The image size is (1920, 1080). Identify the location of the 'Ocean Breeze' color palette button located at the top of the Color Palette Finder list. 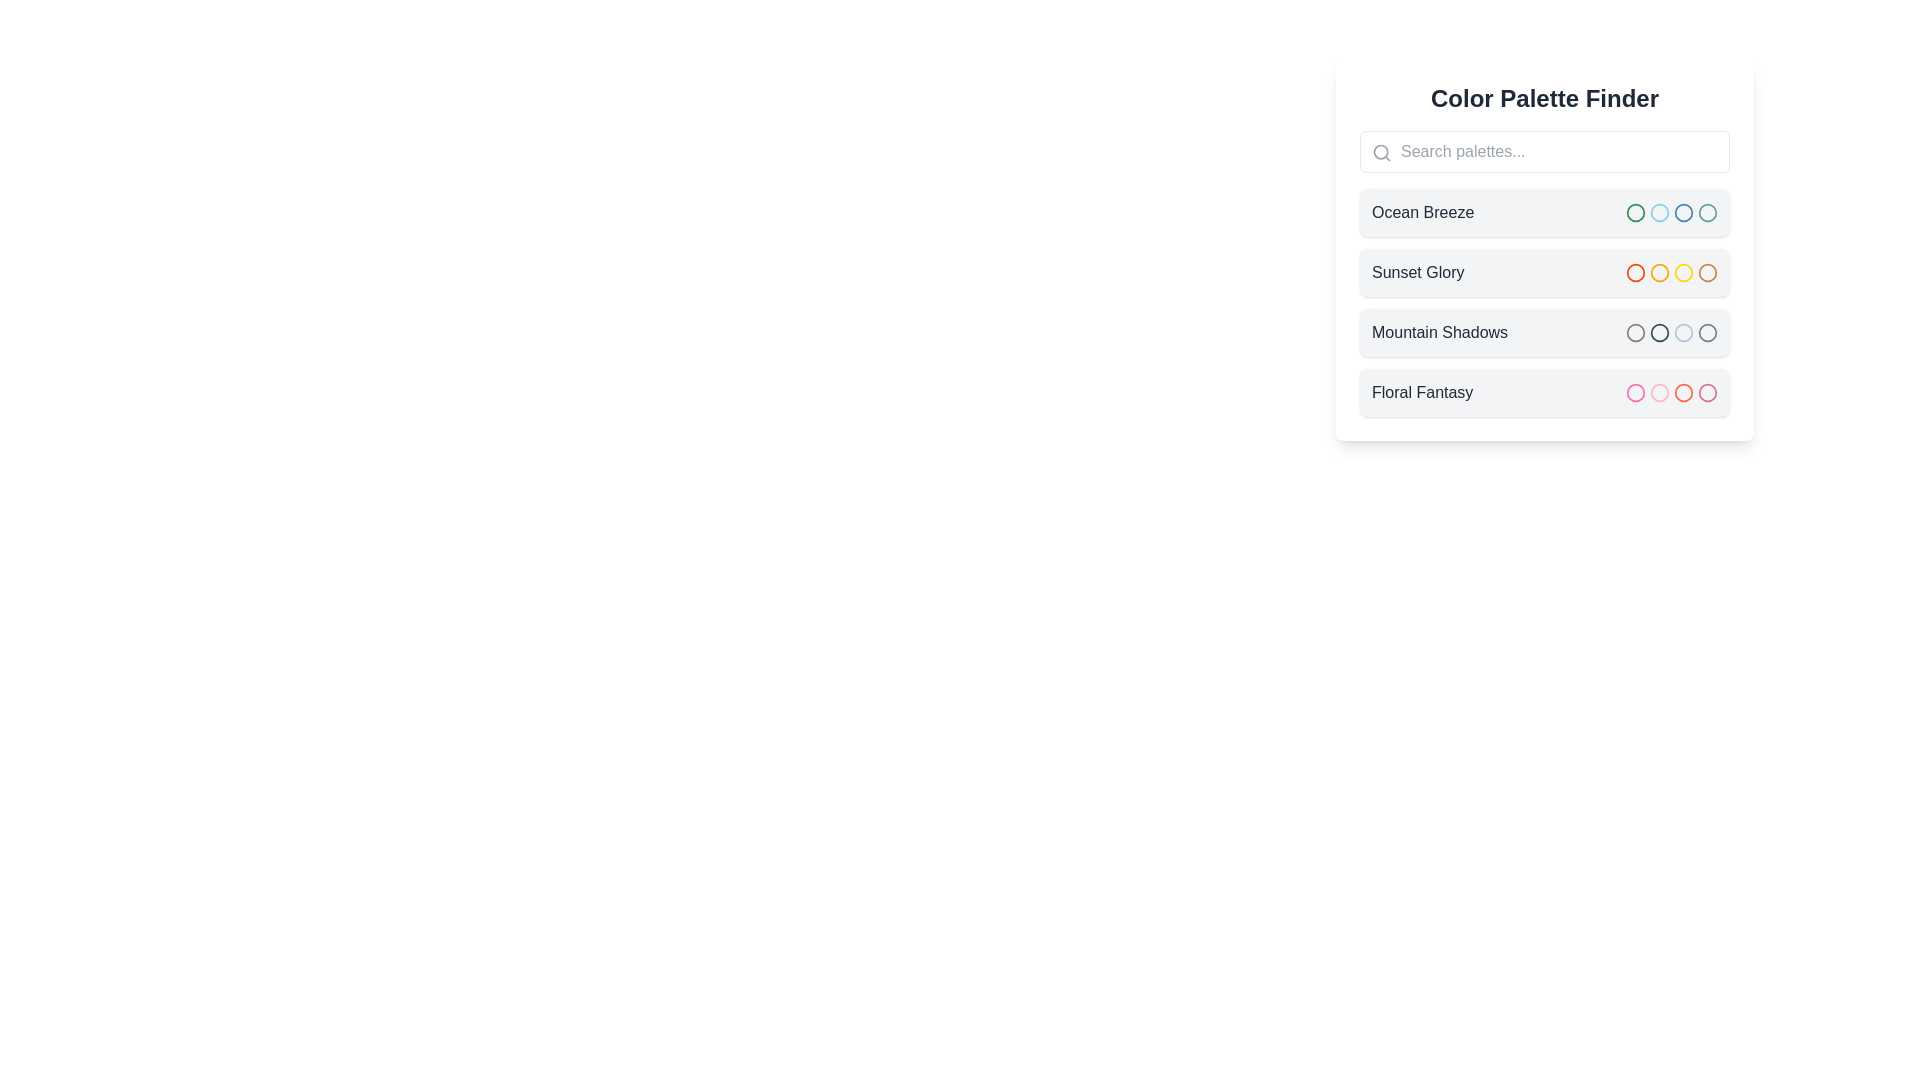
(1544, 212).